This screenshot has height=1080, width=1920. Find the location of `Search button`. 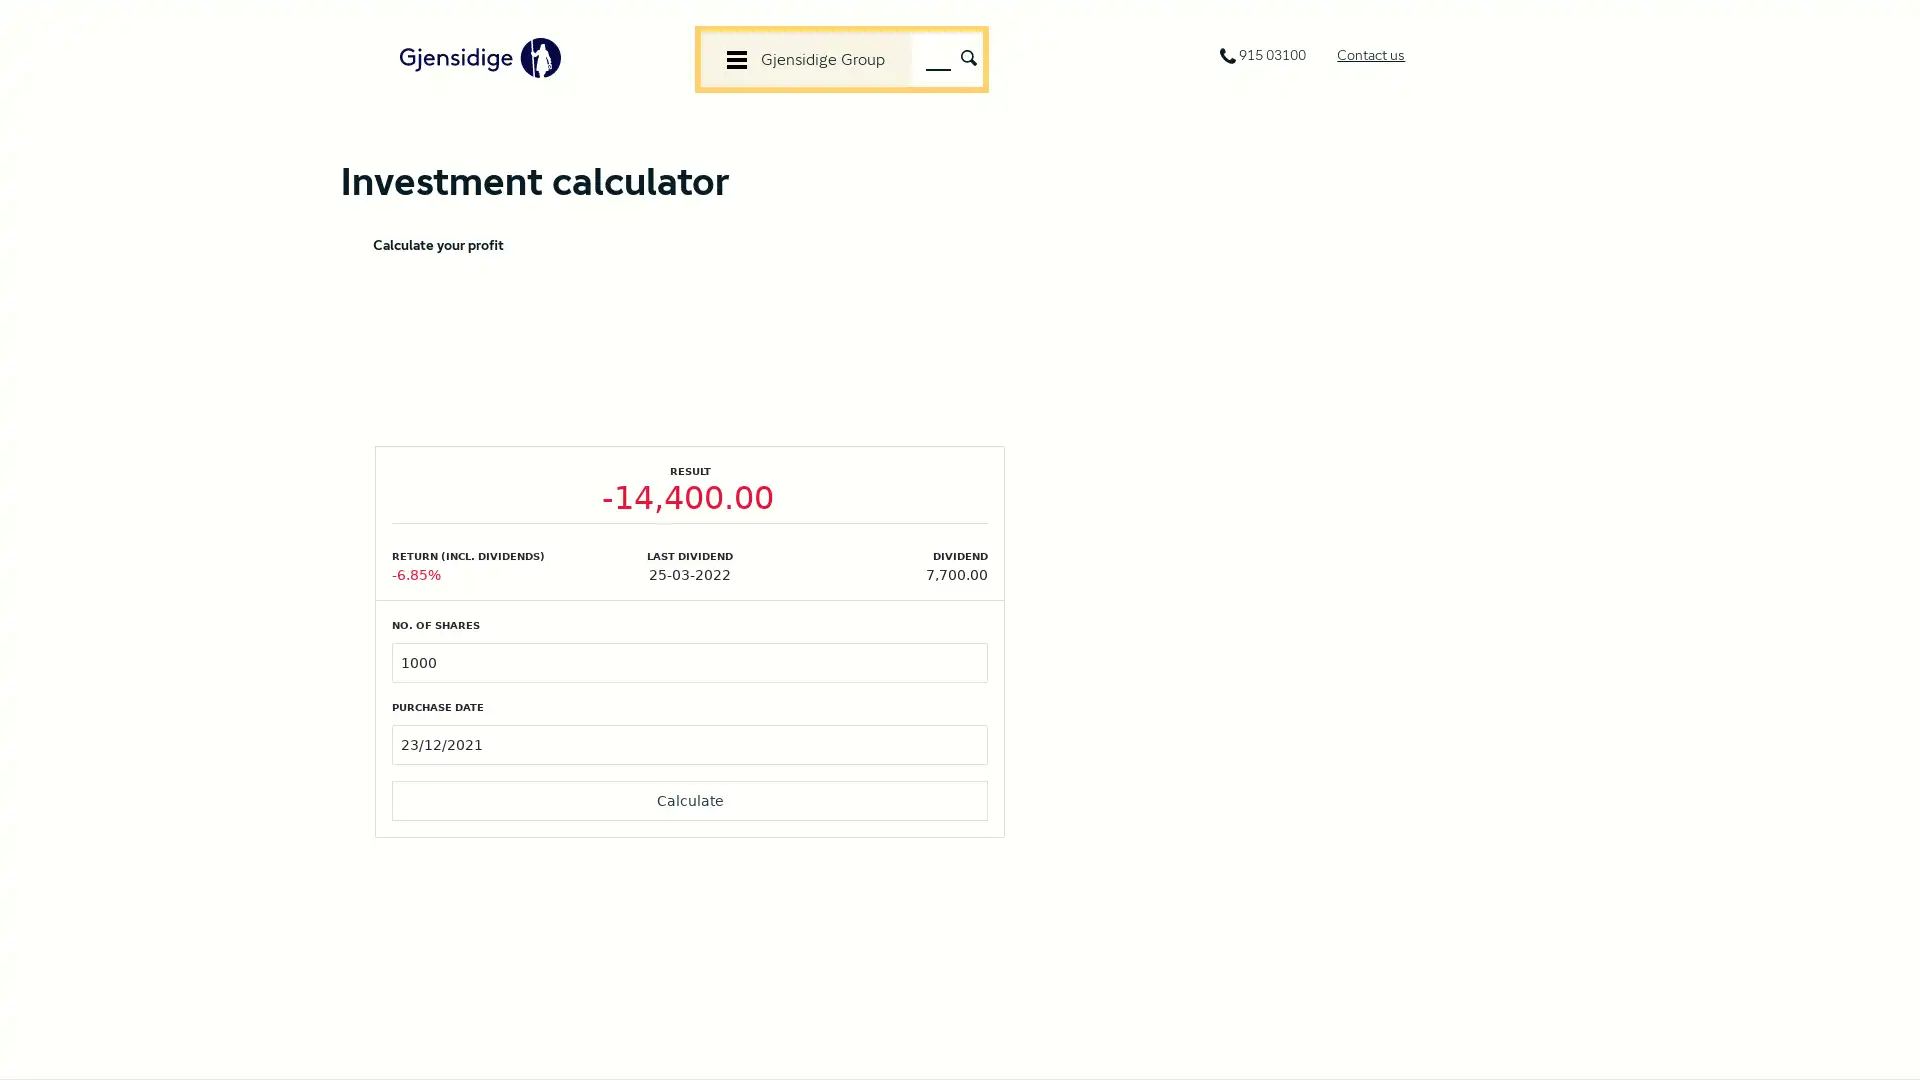

Search button is located at coordinates (968, 55).